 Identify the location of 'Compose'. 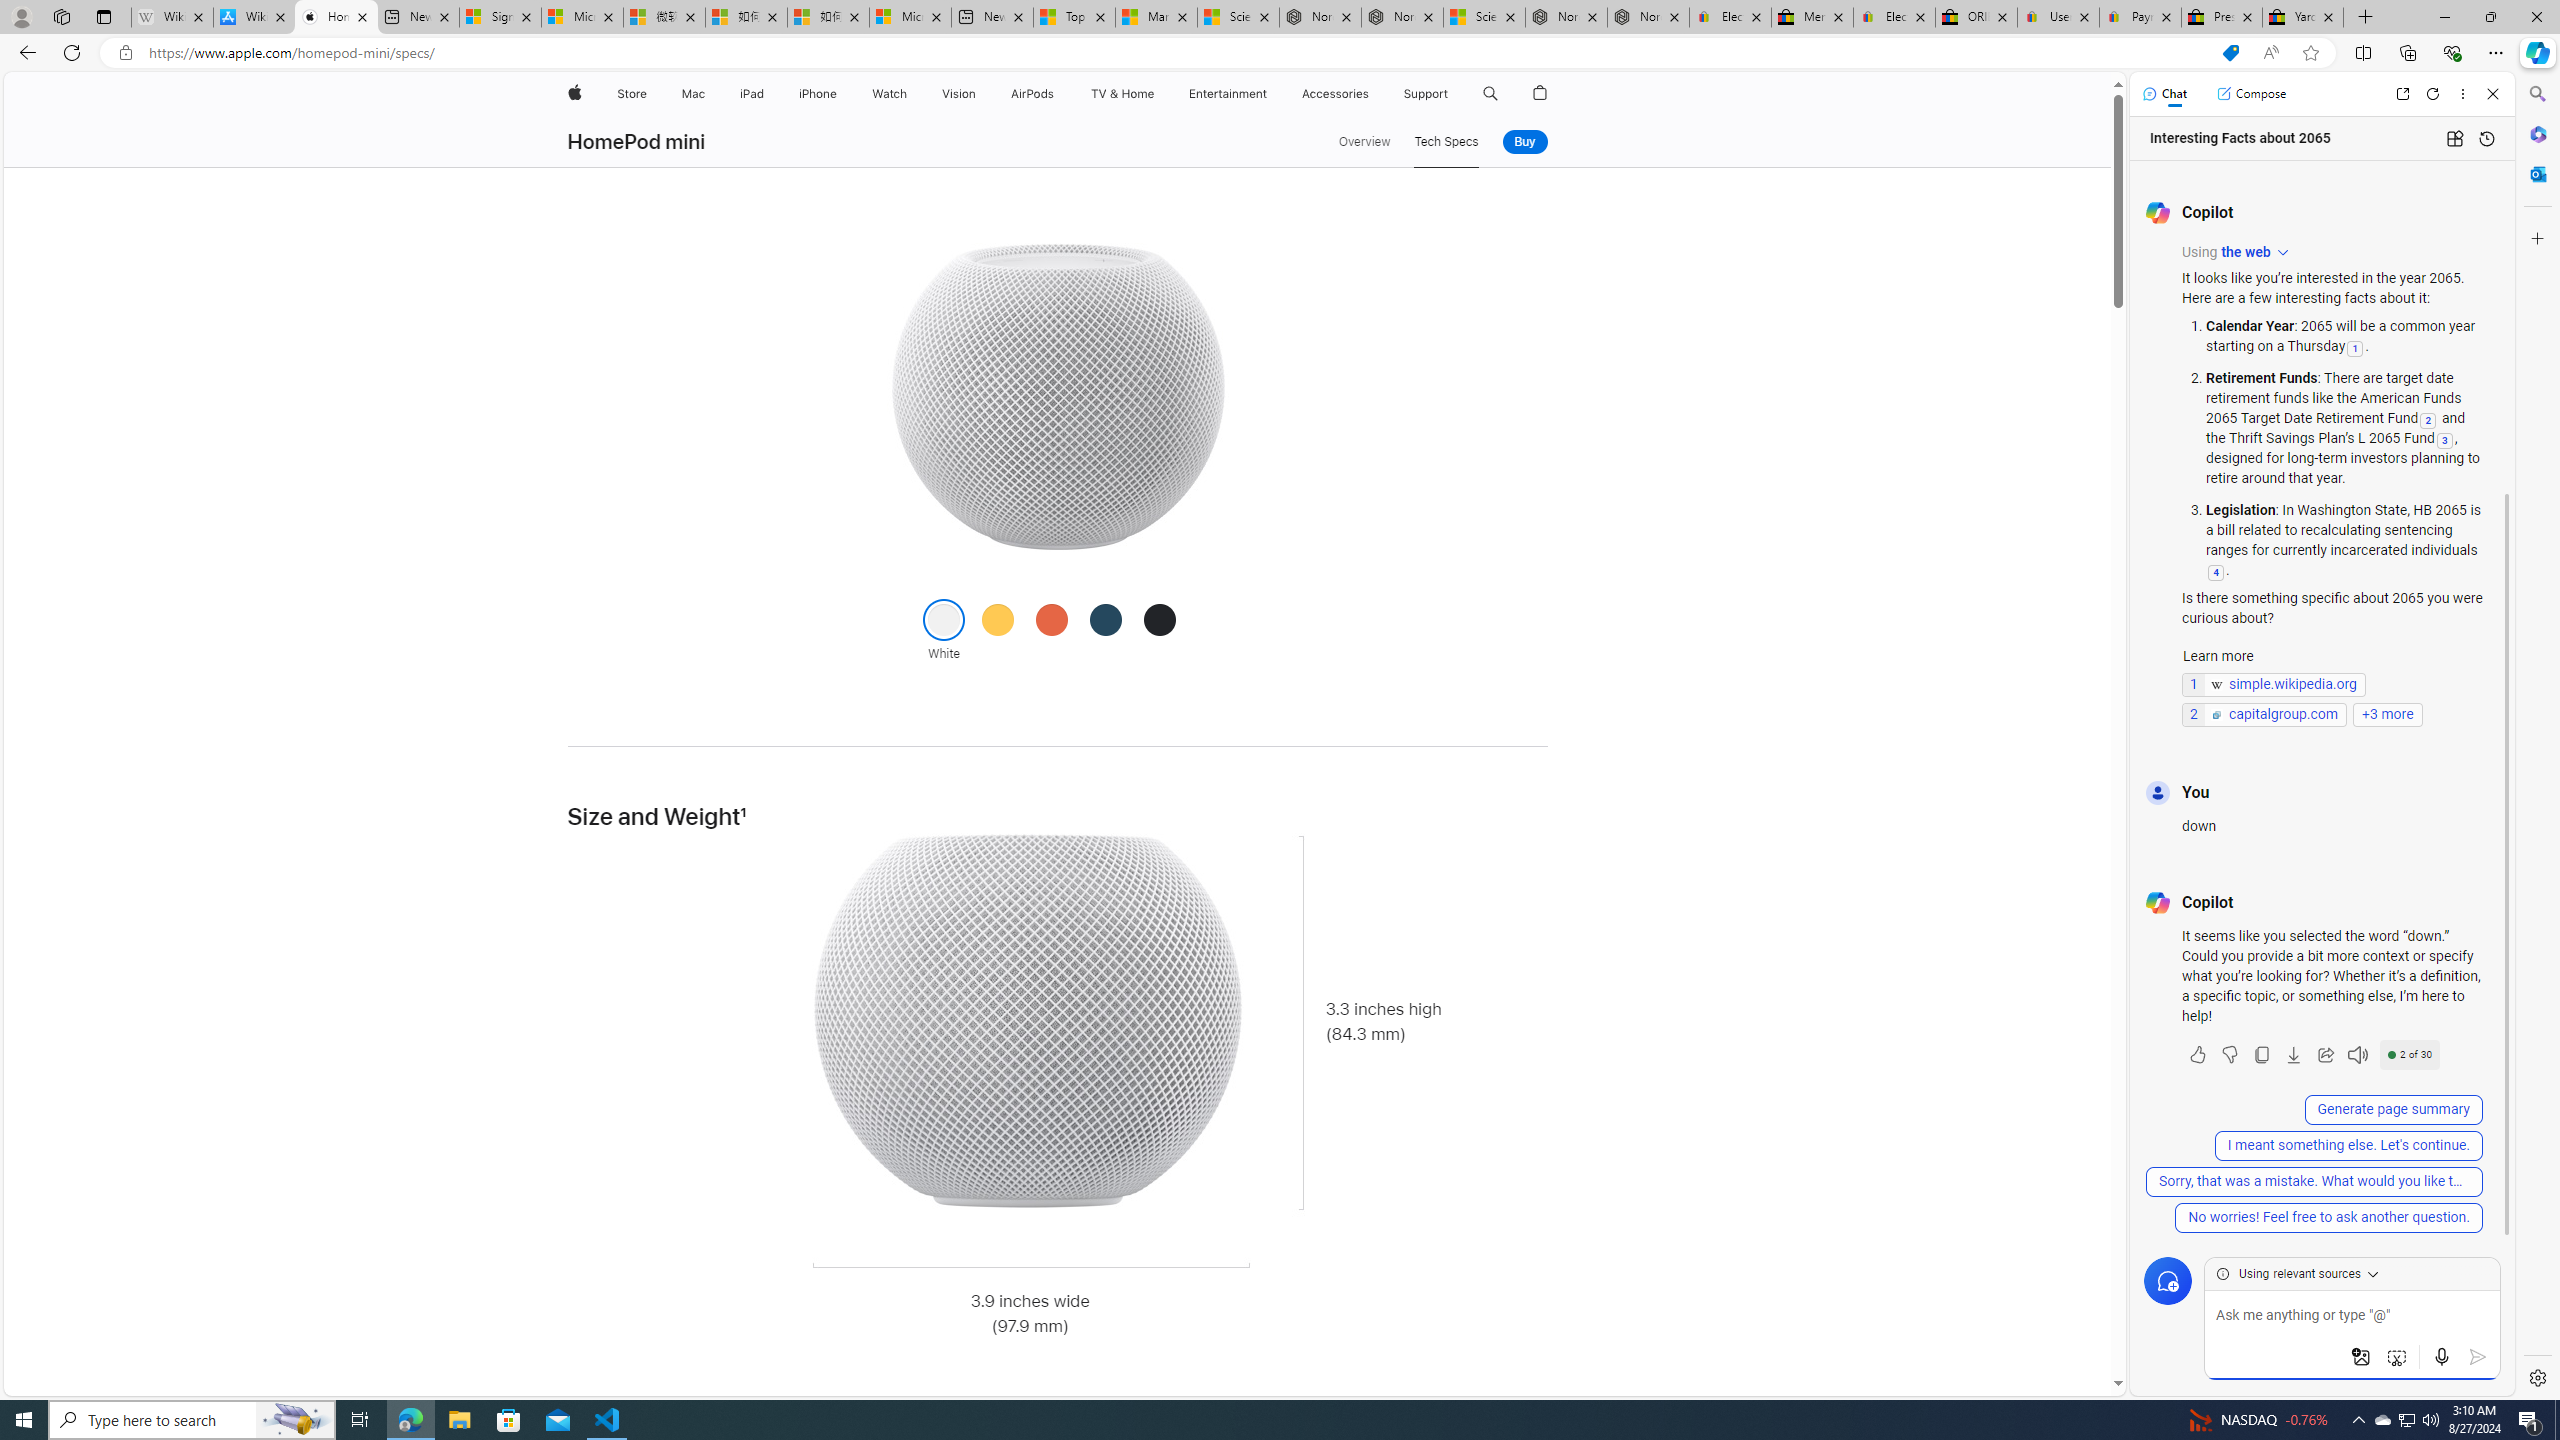
(2250, 92).